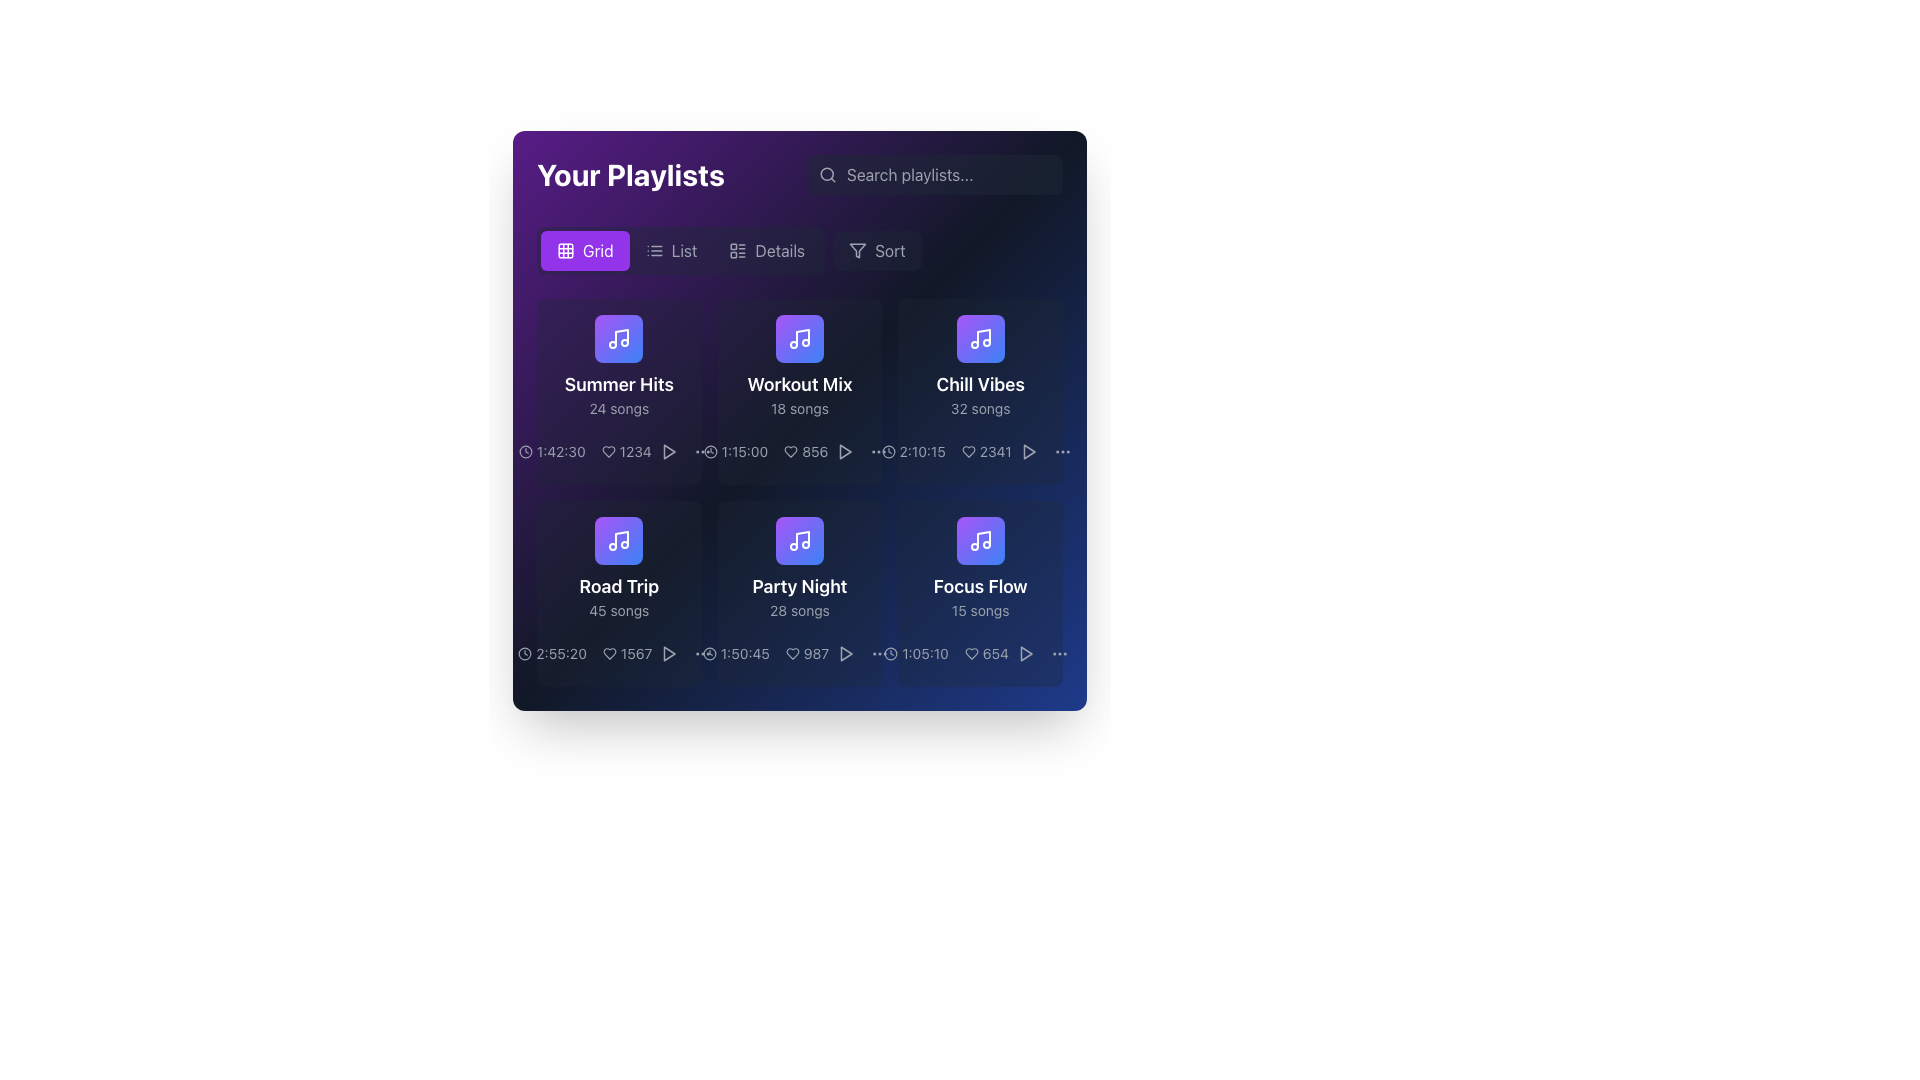 This screenshot has width=1920, height=1080. What do you see at coordinates (552, 451) in the screenshot?
I see `the clock icon and text combination displaying '1:42:30', located in the second row under the 'Summer Hits' playlist card` at bounding box center [552, 451].